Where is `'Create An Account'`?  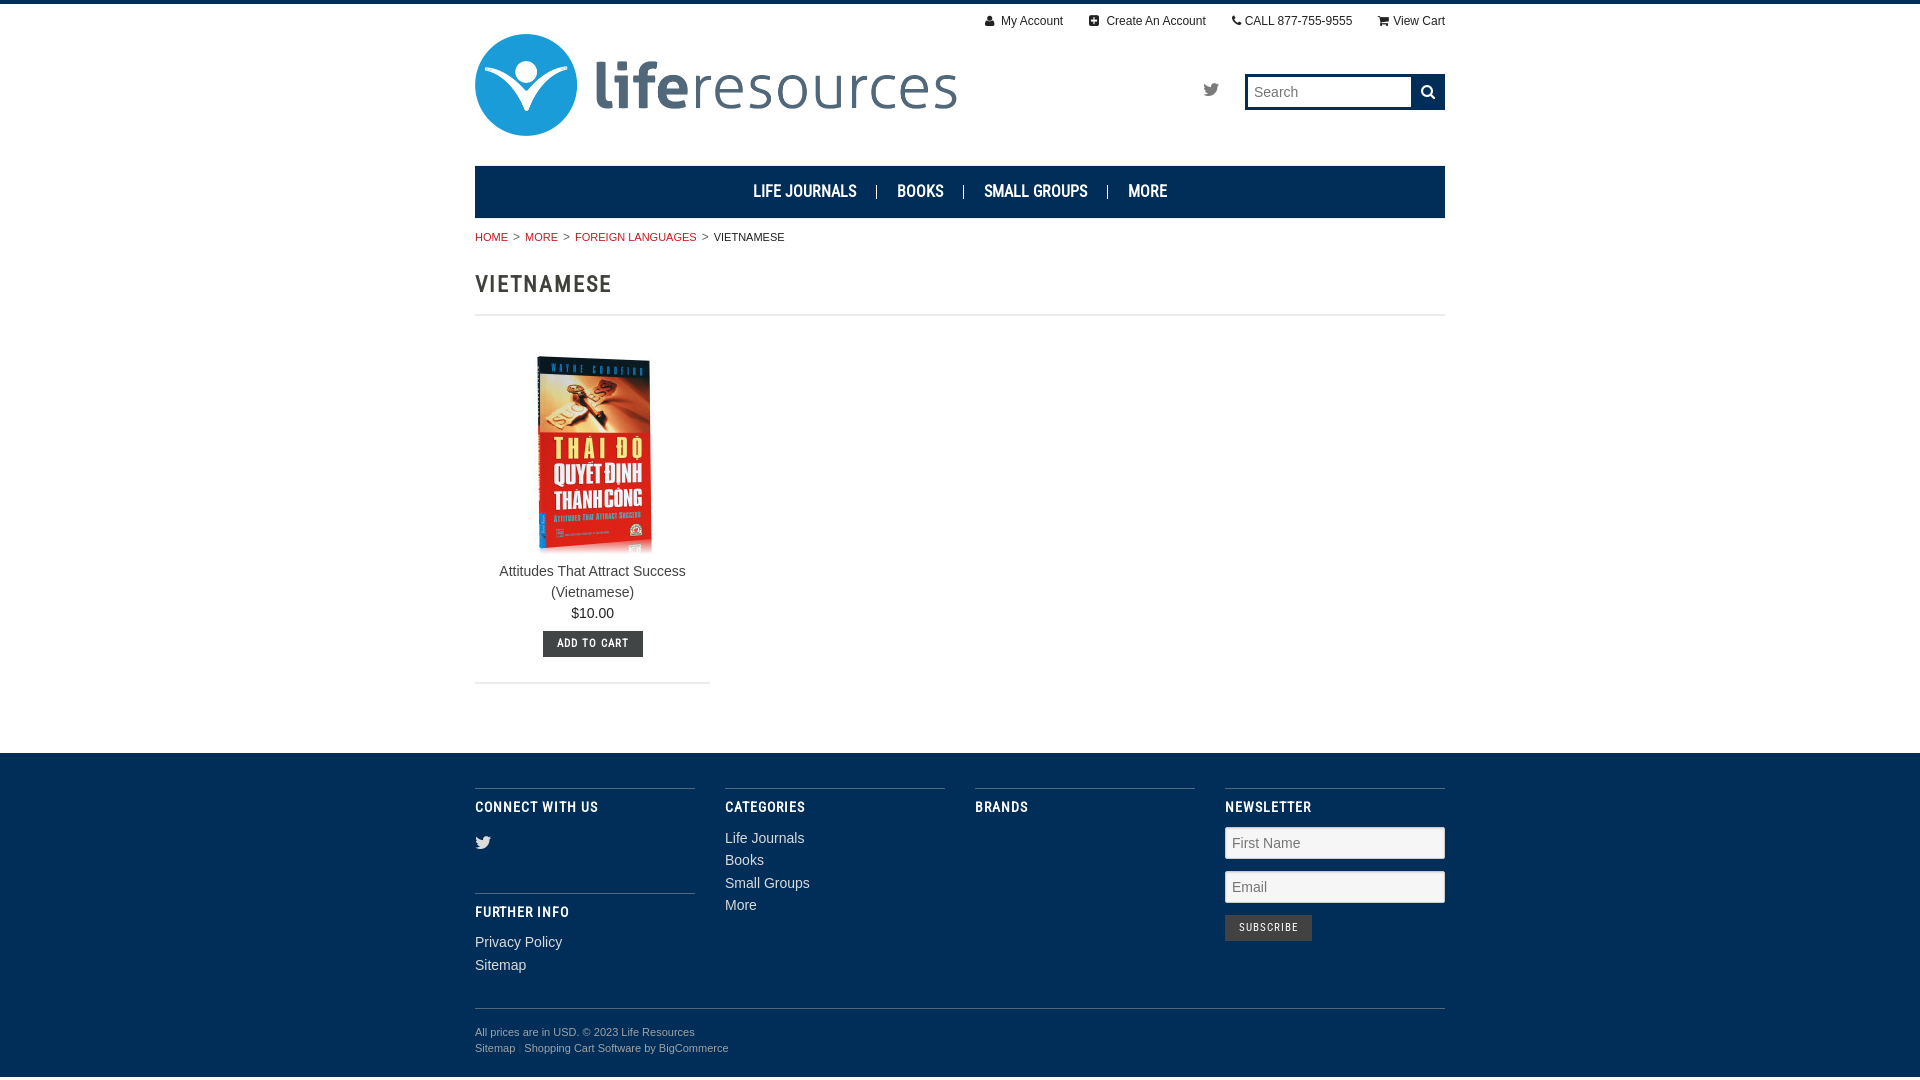 'Create An Account' is located at coordinates (1147, 21).